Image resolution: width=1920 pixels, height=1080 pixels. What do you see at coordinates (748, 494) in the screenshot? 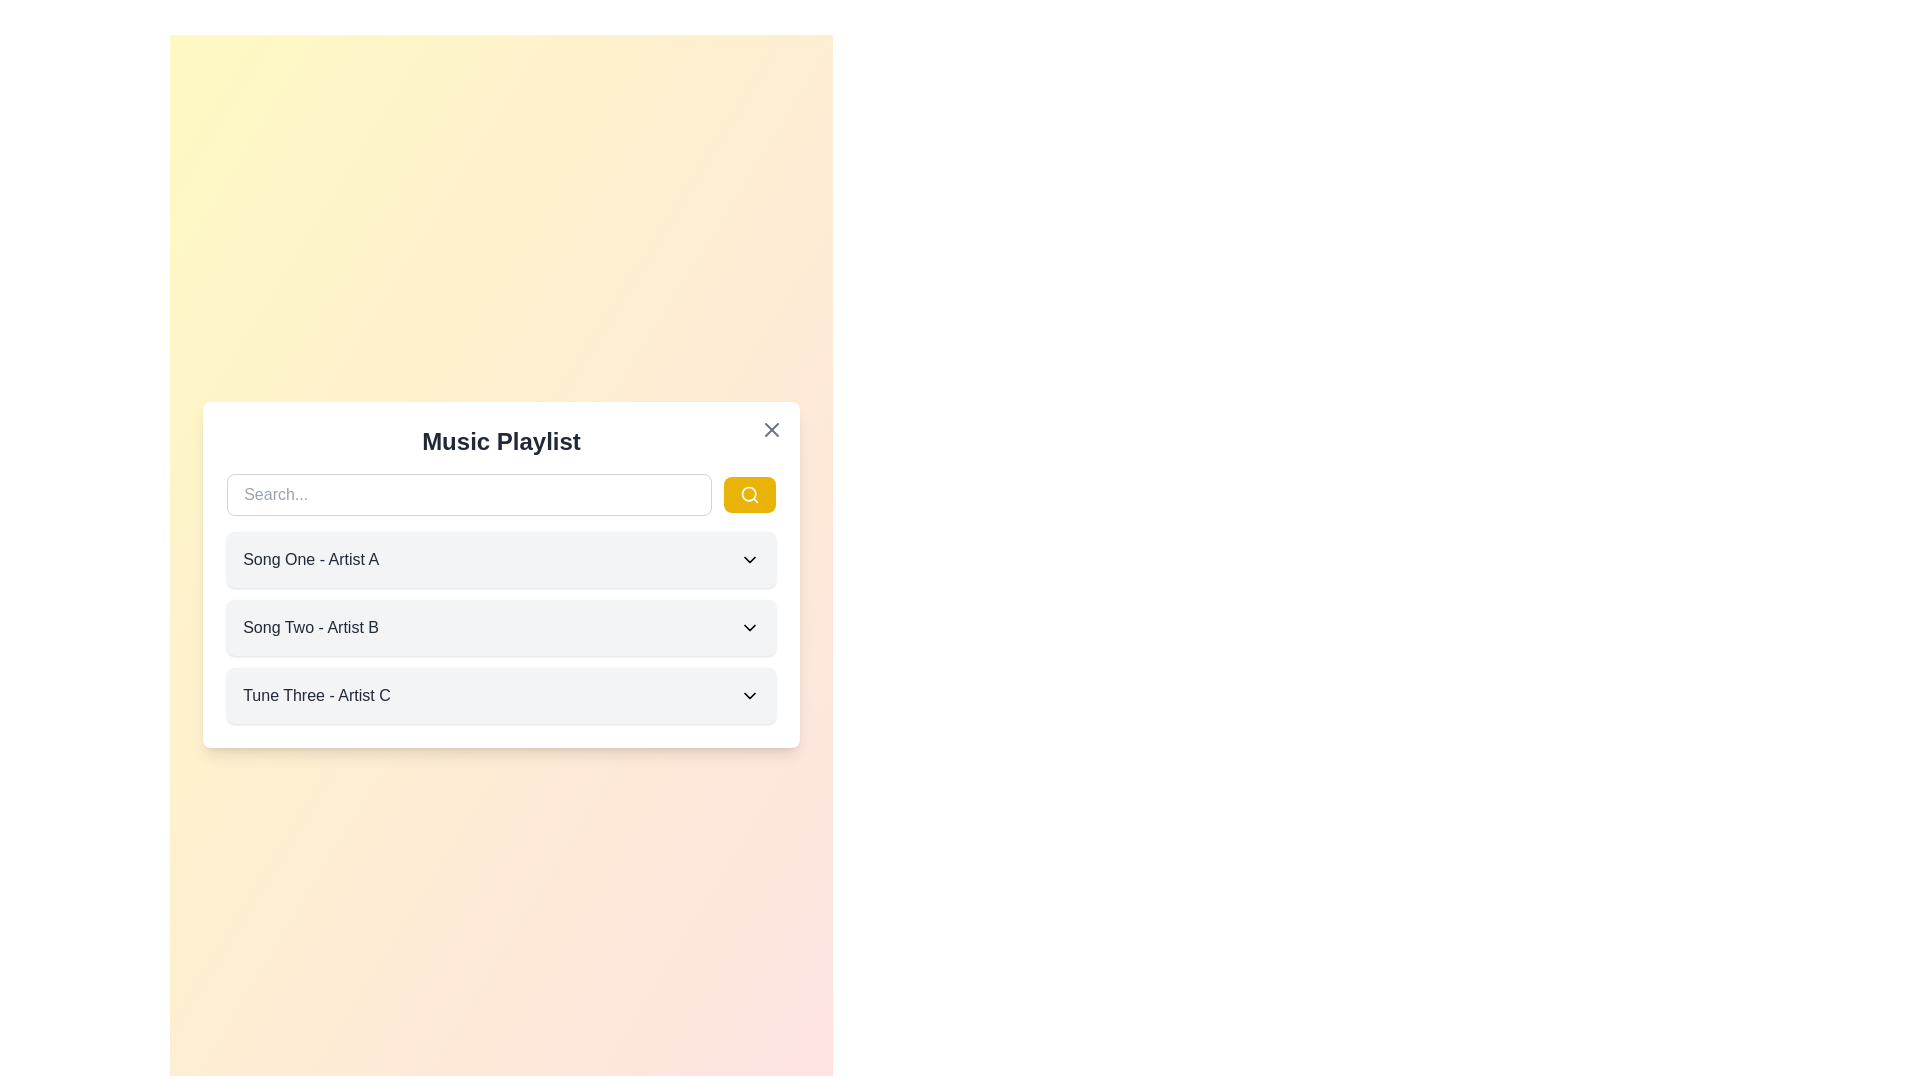
I see `the yellow magnifying glass icon located within the button` at bounding box center [748, 494].